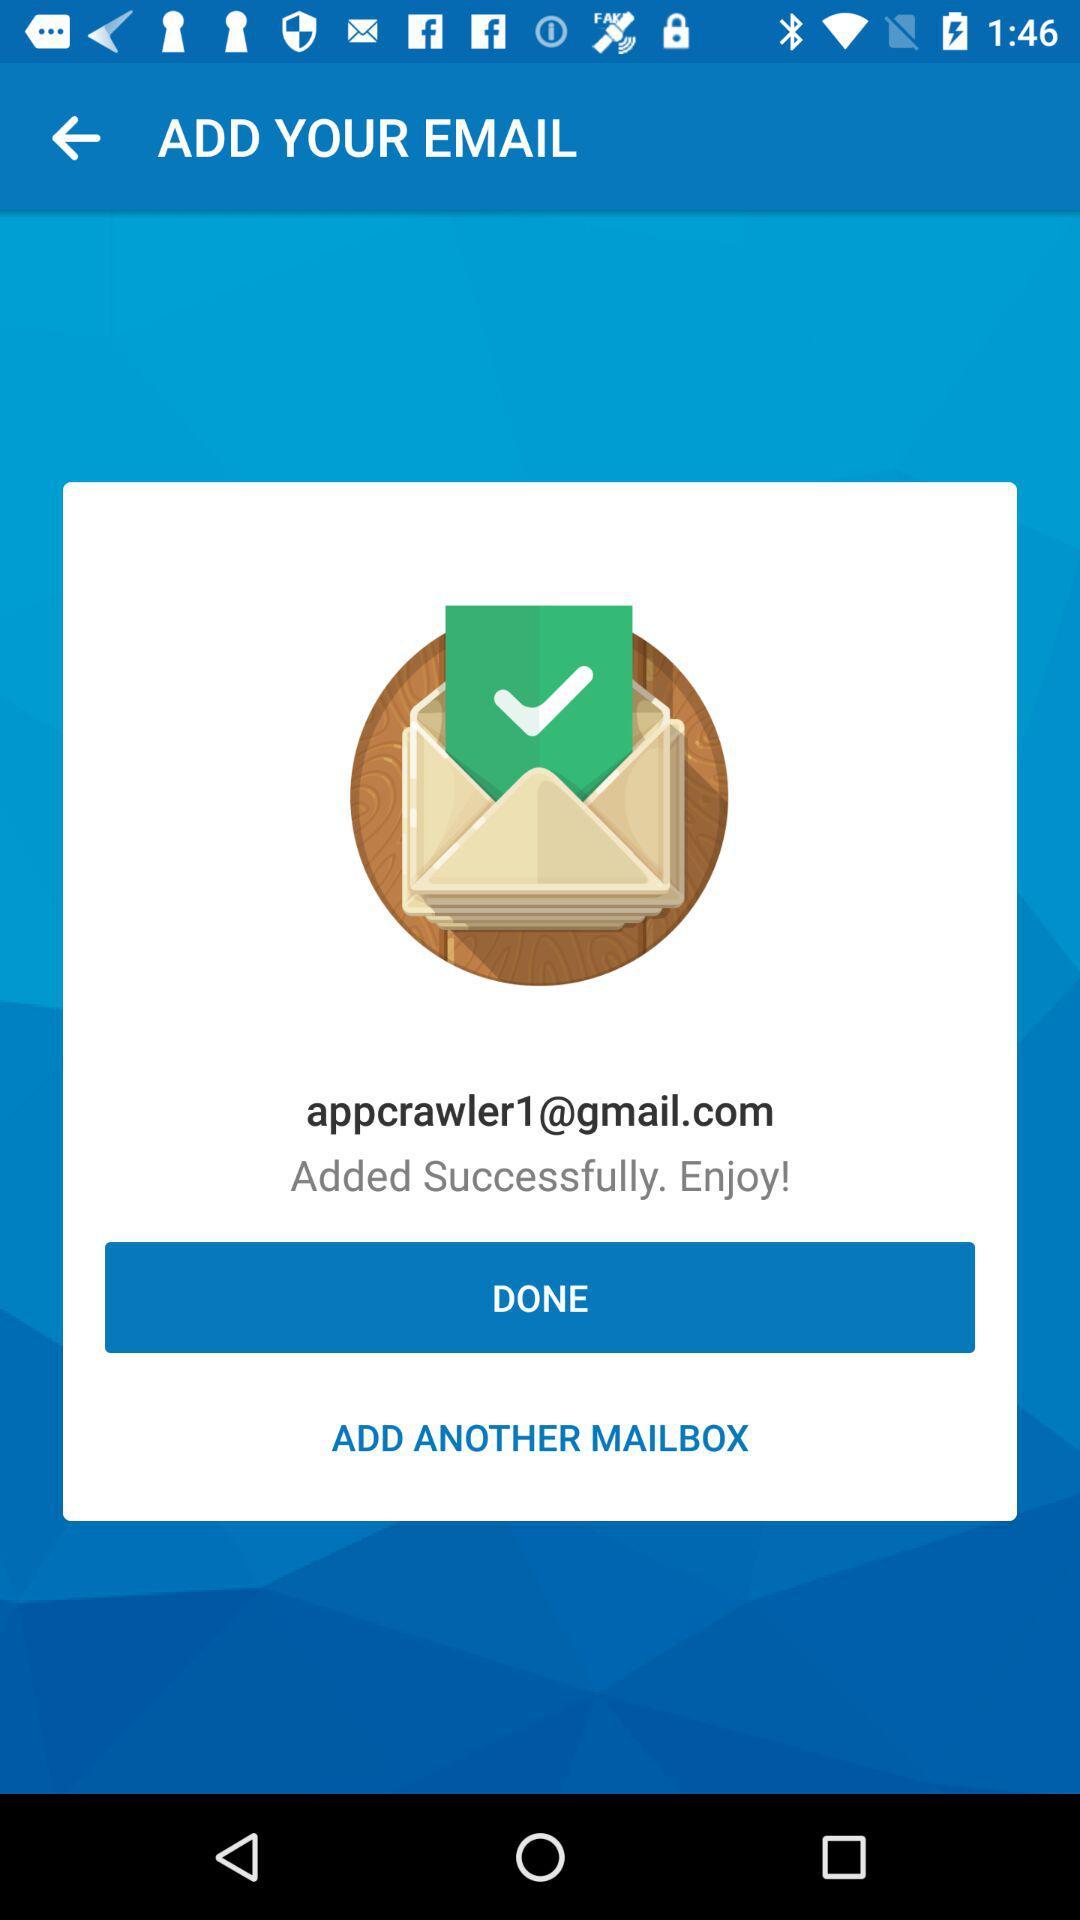 The width and height of the screenshot is (1080, 1920). Describe the element at coordinates (83, 135) in the screenshot. I see `the app to the left of the add your email item` at that location.